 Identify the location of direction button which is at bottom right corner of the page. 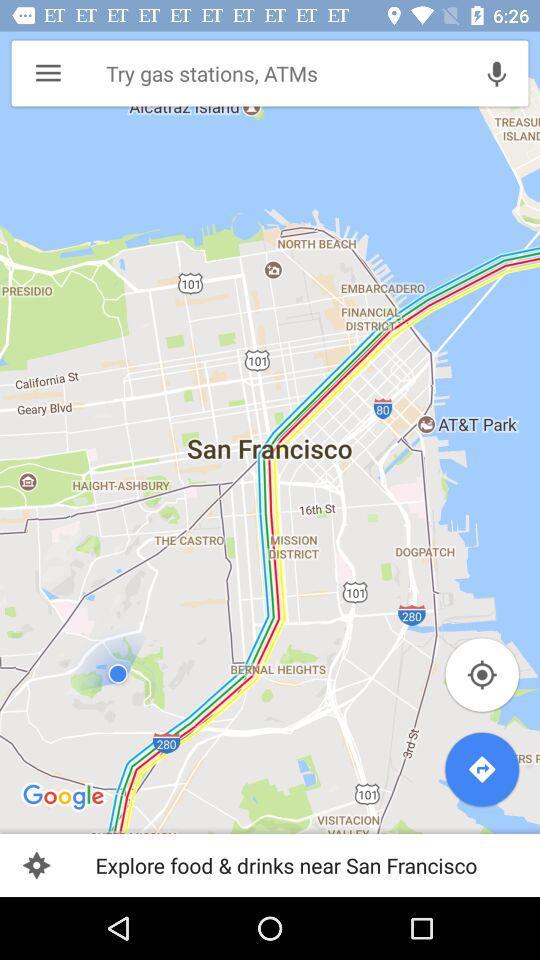
(481, 769).